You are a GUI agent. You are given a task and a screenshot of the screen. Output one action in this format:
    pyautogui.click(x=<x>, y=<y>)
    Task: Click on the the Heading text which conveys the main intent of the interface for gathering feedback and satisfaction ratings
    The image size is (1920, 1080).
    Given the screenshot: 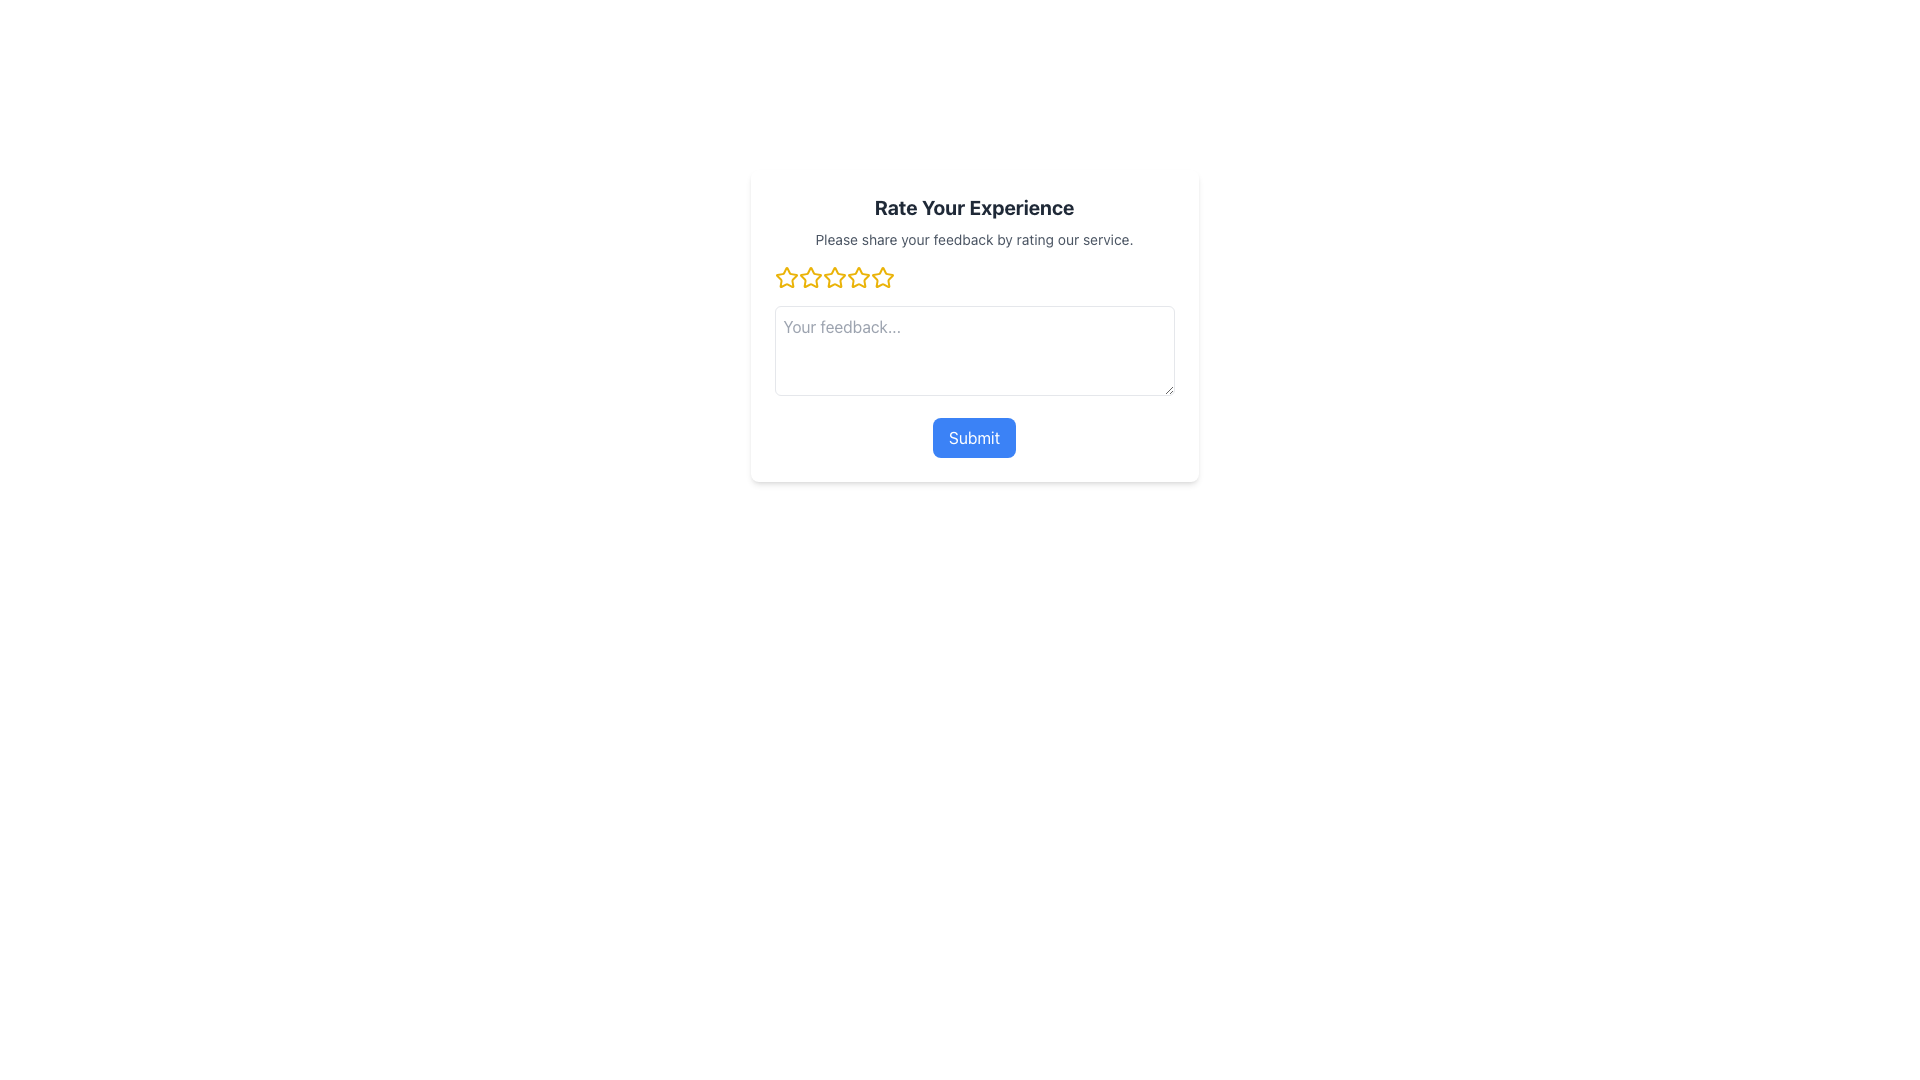 What is the action you would take?
    pyautogui.click(x=974, y=208)
    